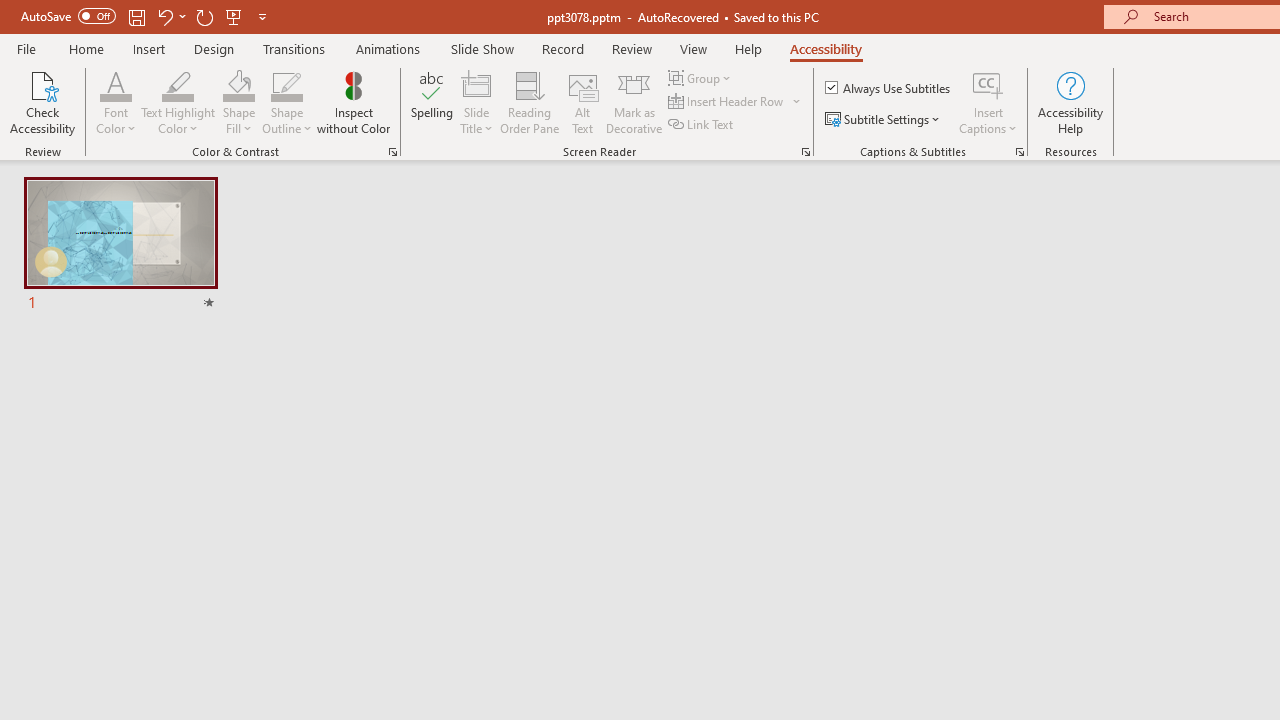 The height and width of the screenshot is (720, 1280). Describe the element at coordinates (353, 103) in the screenshot. I see `'Inspect without Color'` at that location.